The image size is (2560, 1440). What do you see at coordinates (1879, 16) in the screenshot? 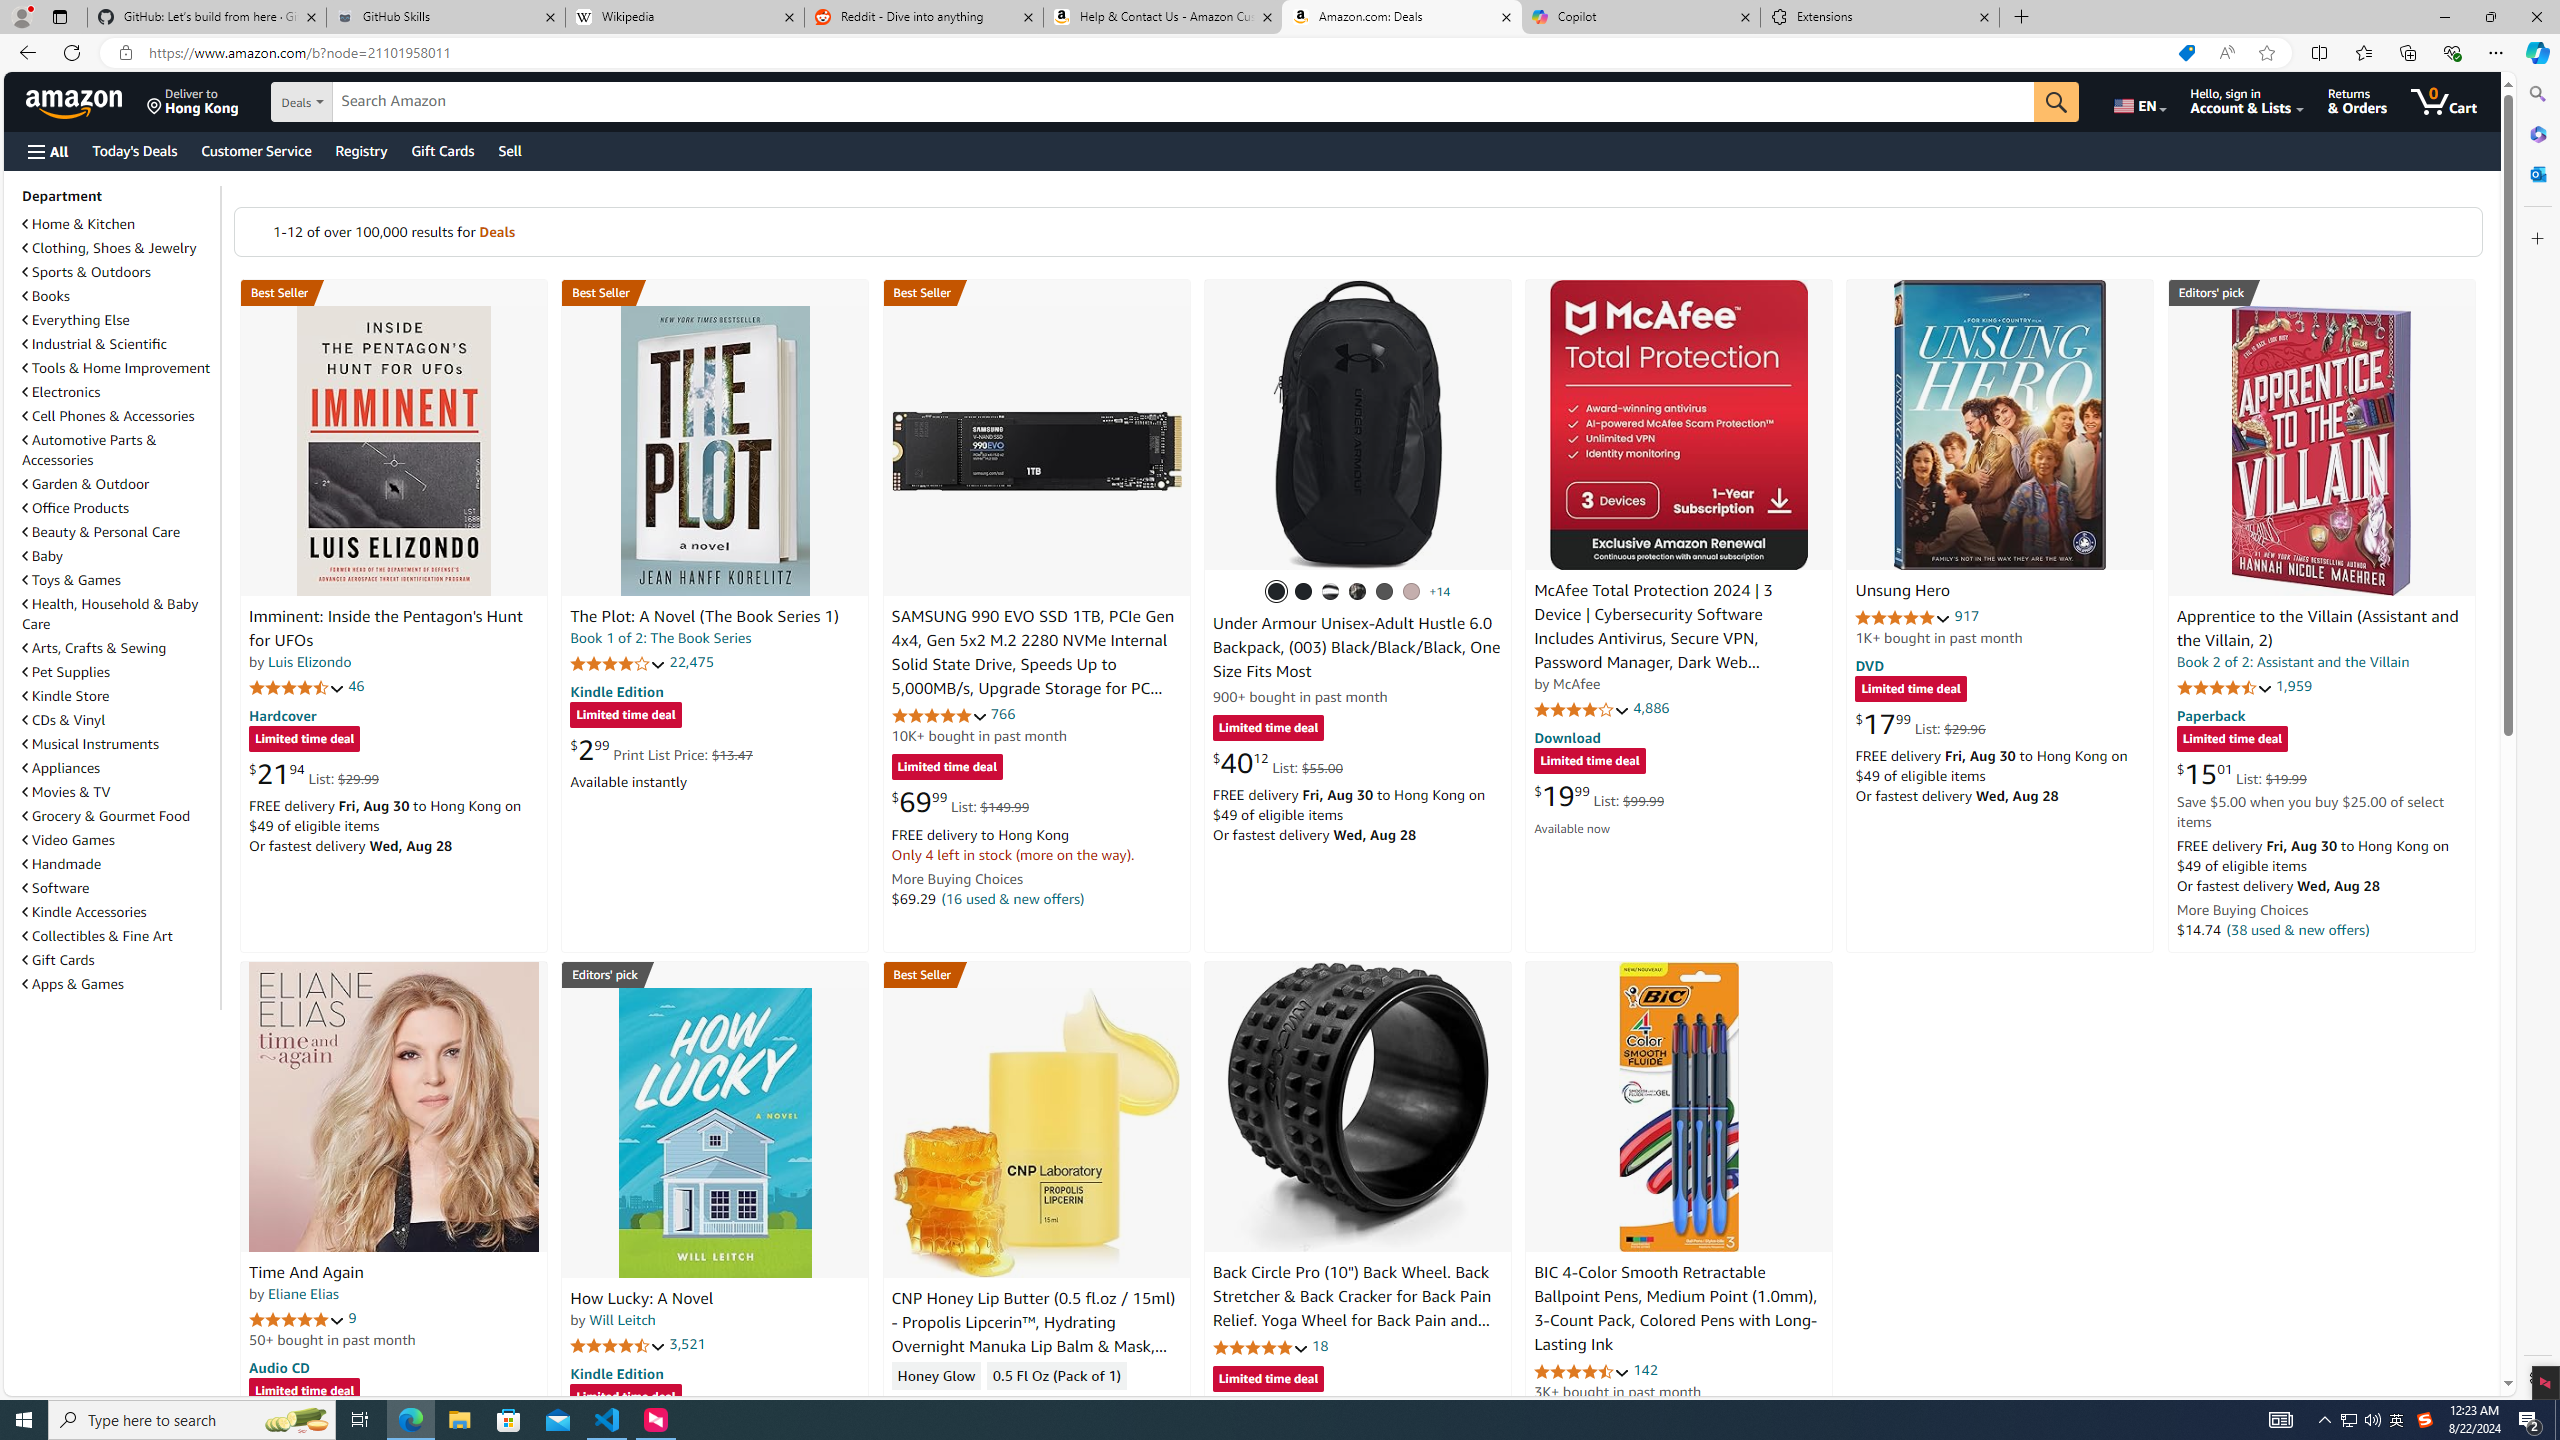
I see `'Extensions'` at bounding box center [1879, 16].